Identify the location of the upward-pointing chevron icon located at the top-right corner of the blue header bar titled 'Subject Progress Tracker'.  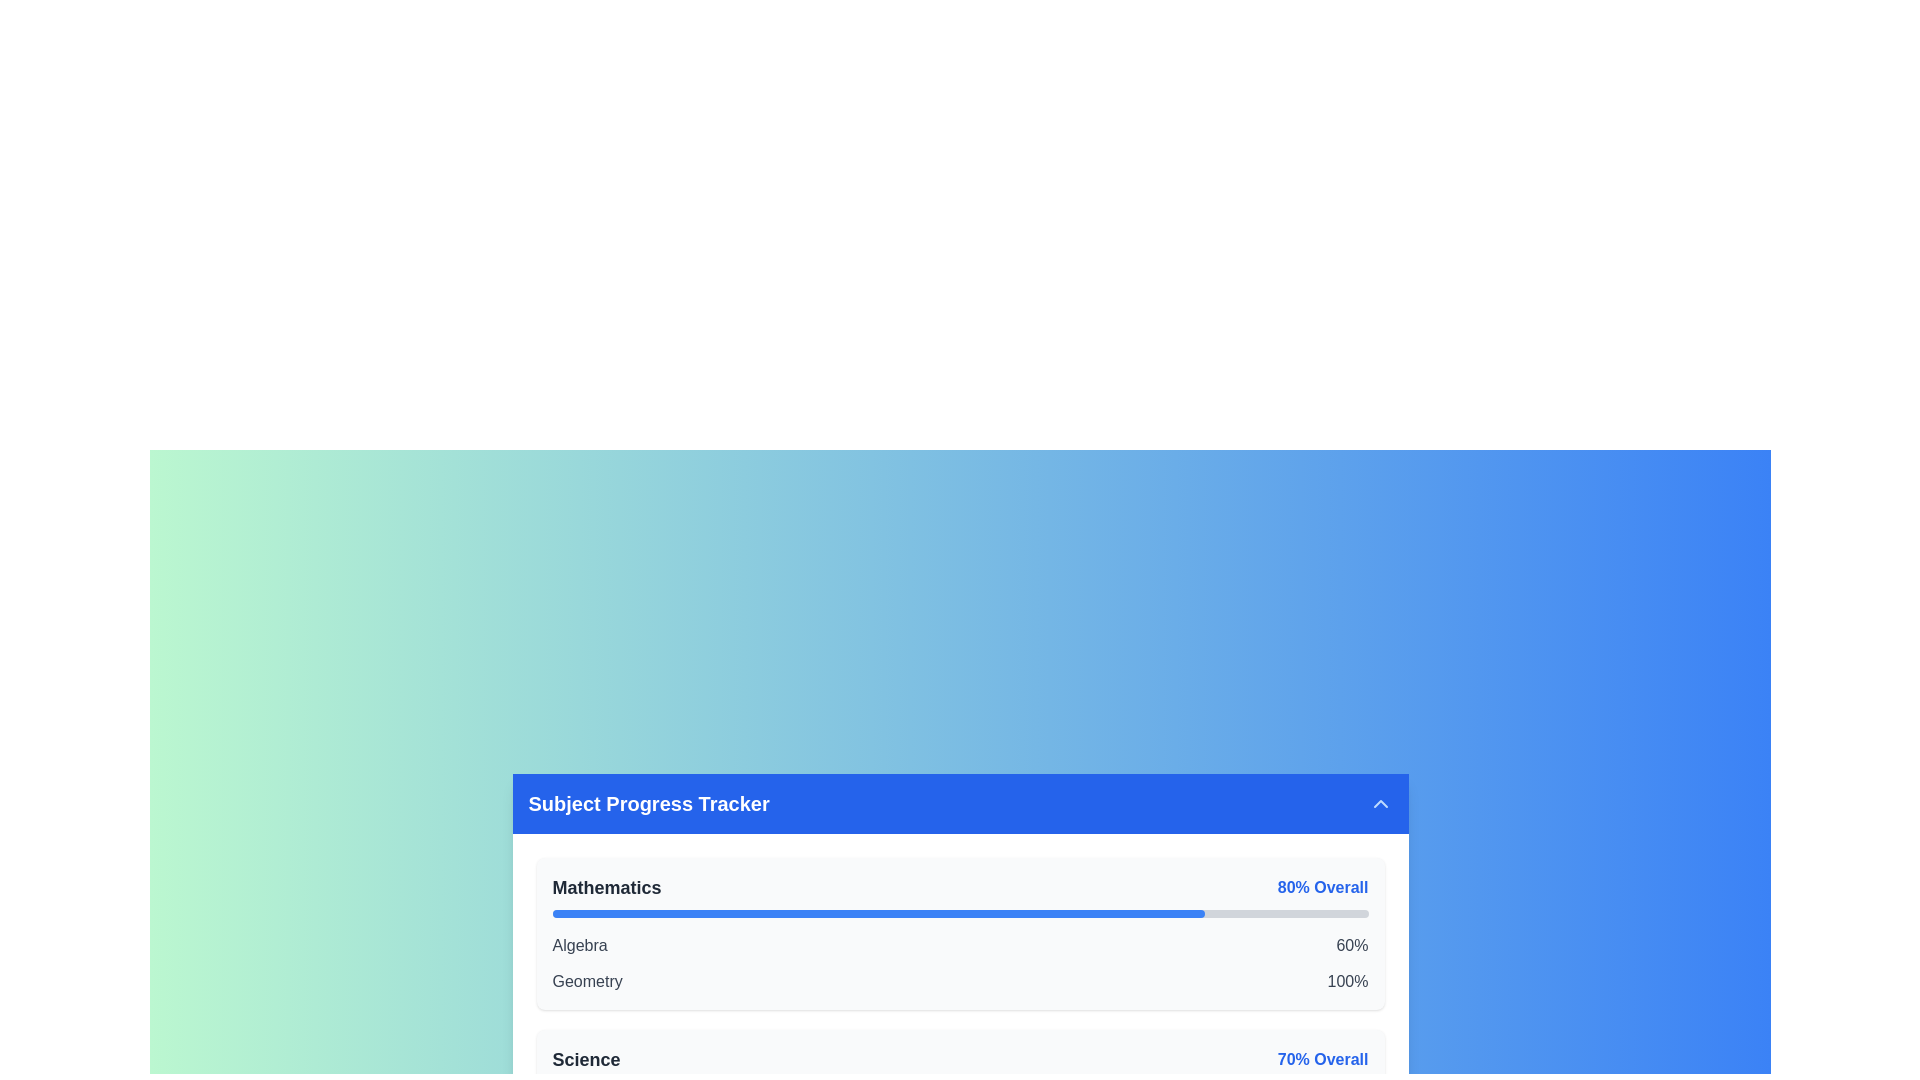
(1379, 802).